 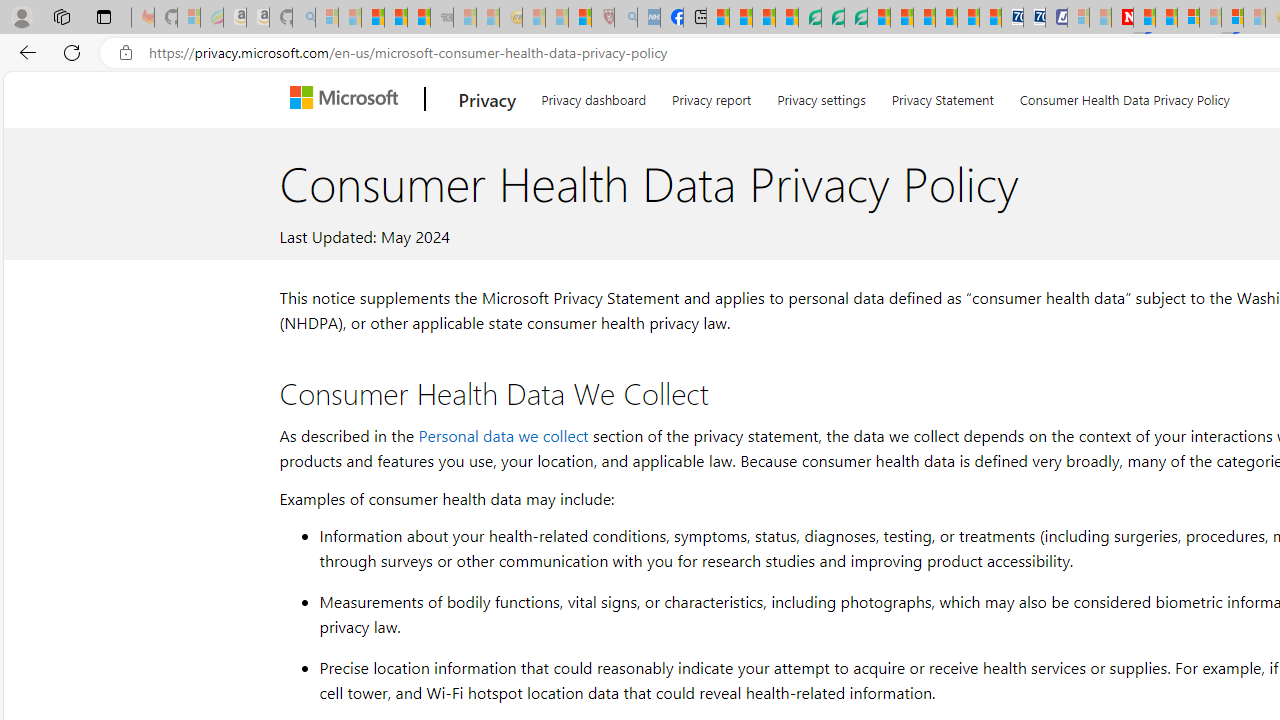 I want to click on 'Privacy settings', so click(x=821, y=96).